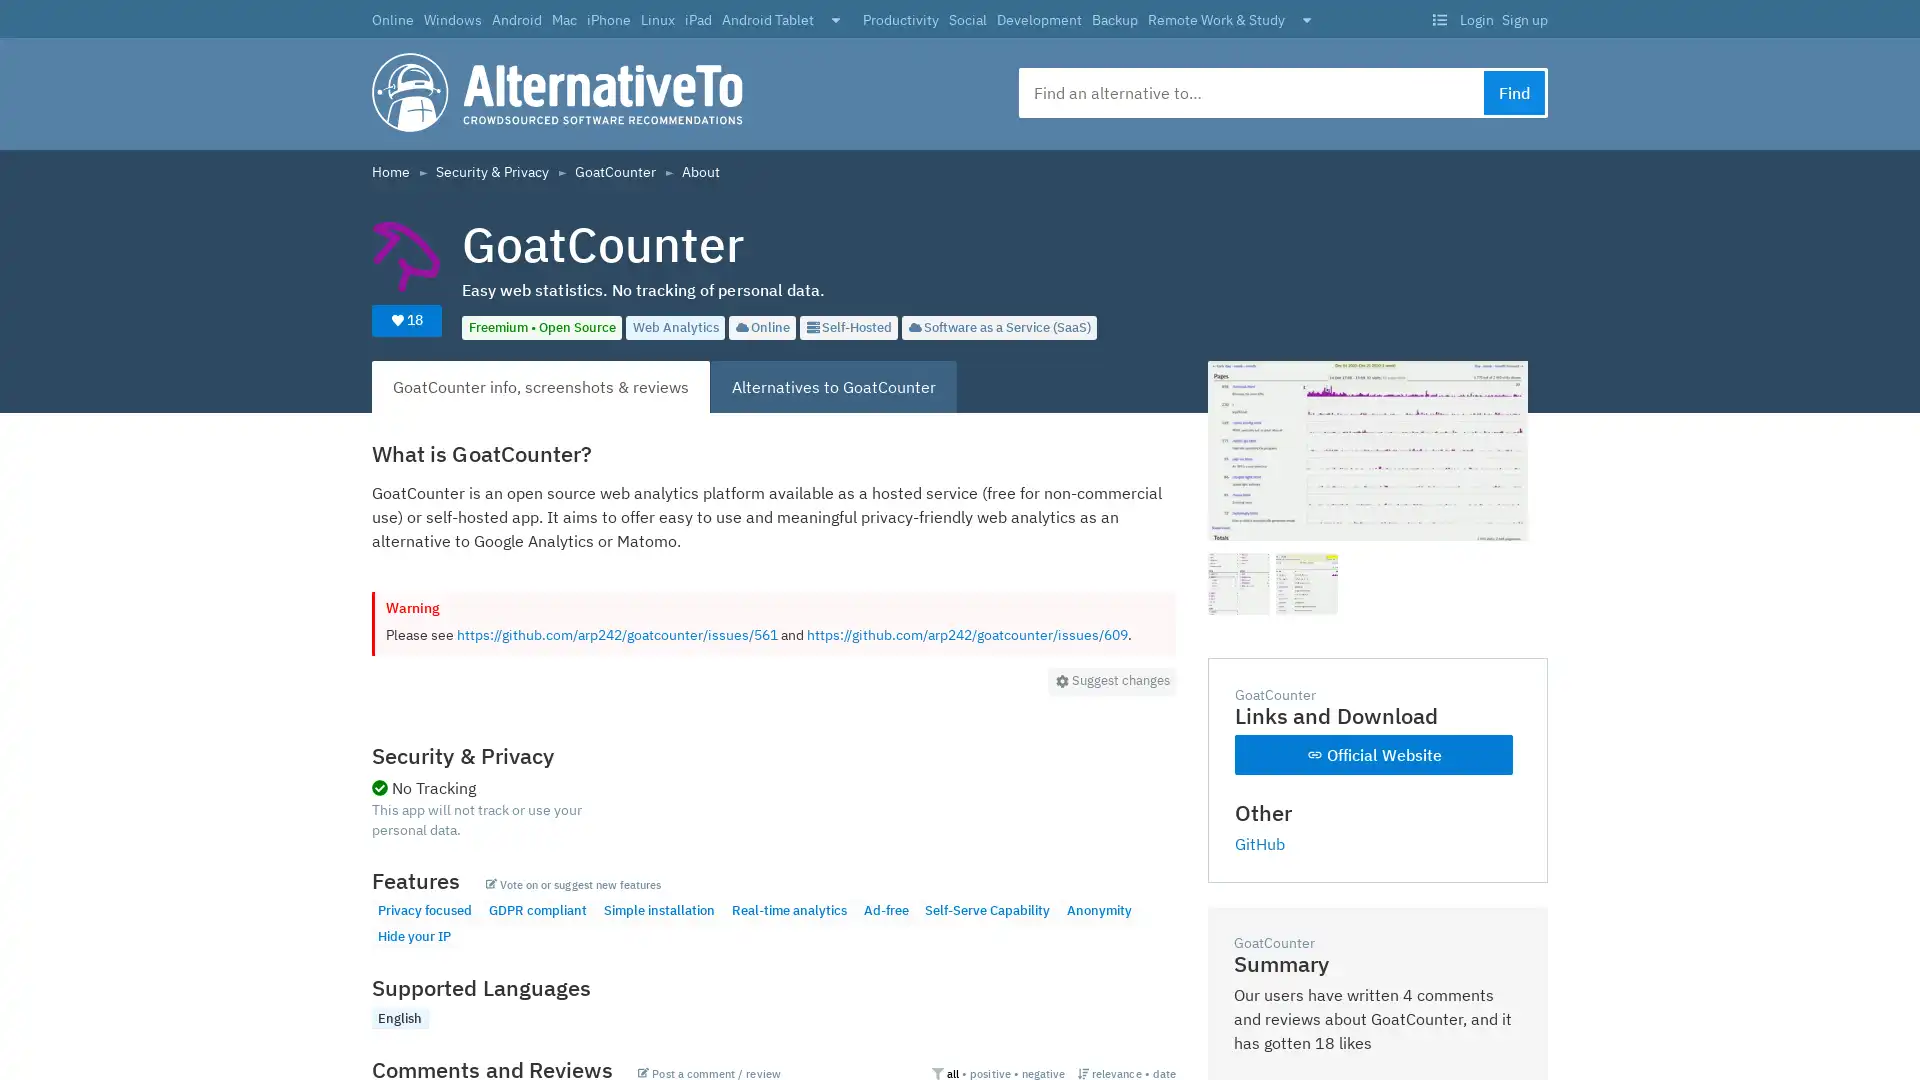 The width and height of the screenshot is (1920, 1080). What do you see at coordinates (1111, 680) in the screenshot?
I see `GoatCounter menu` at bounding box center [1111, 680].